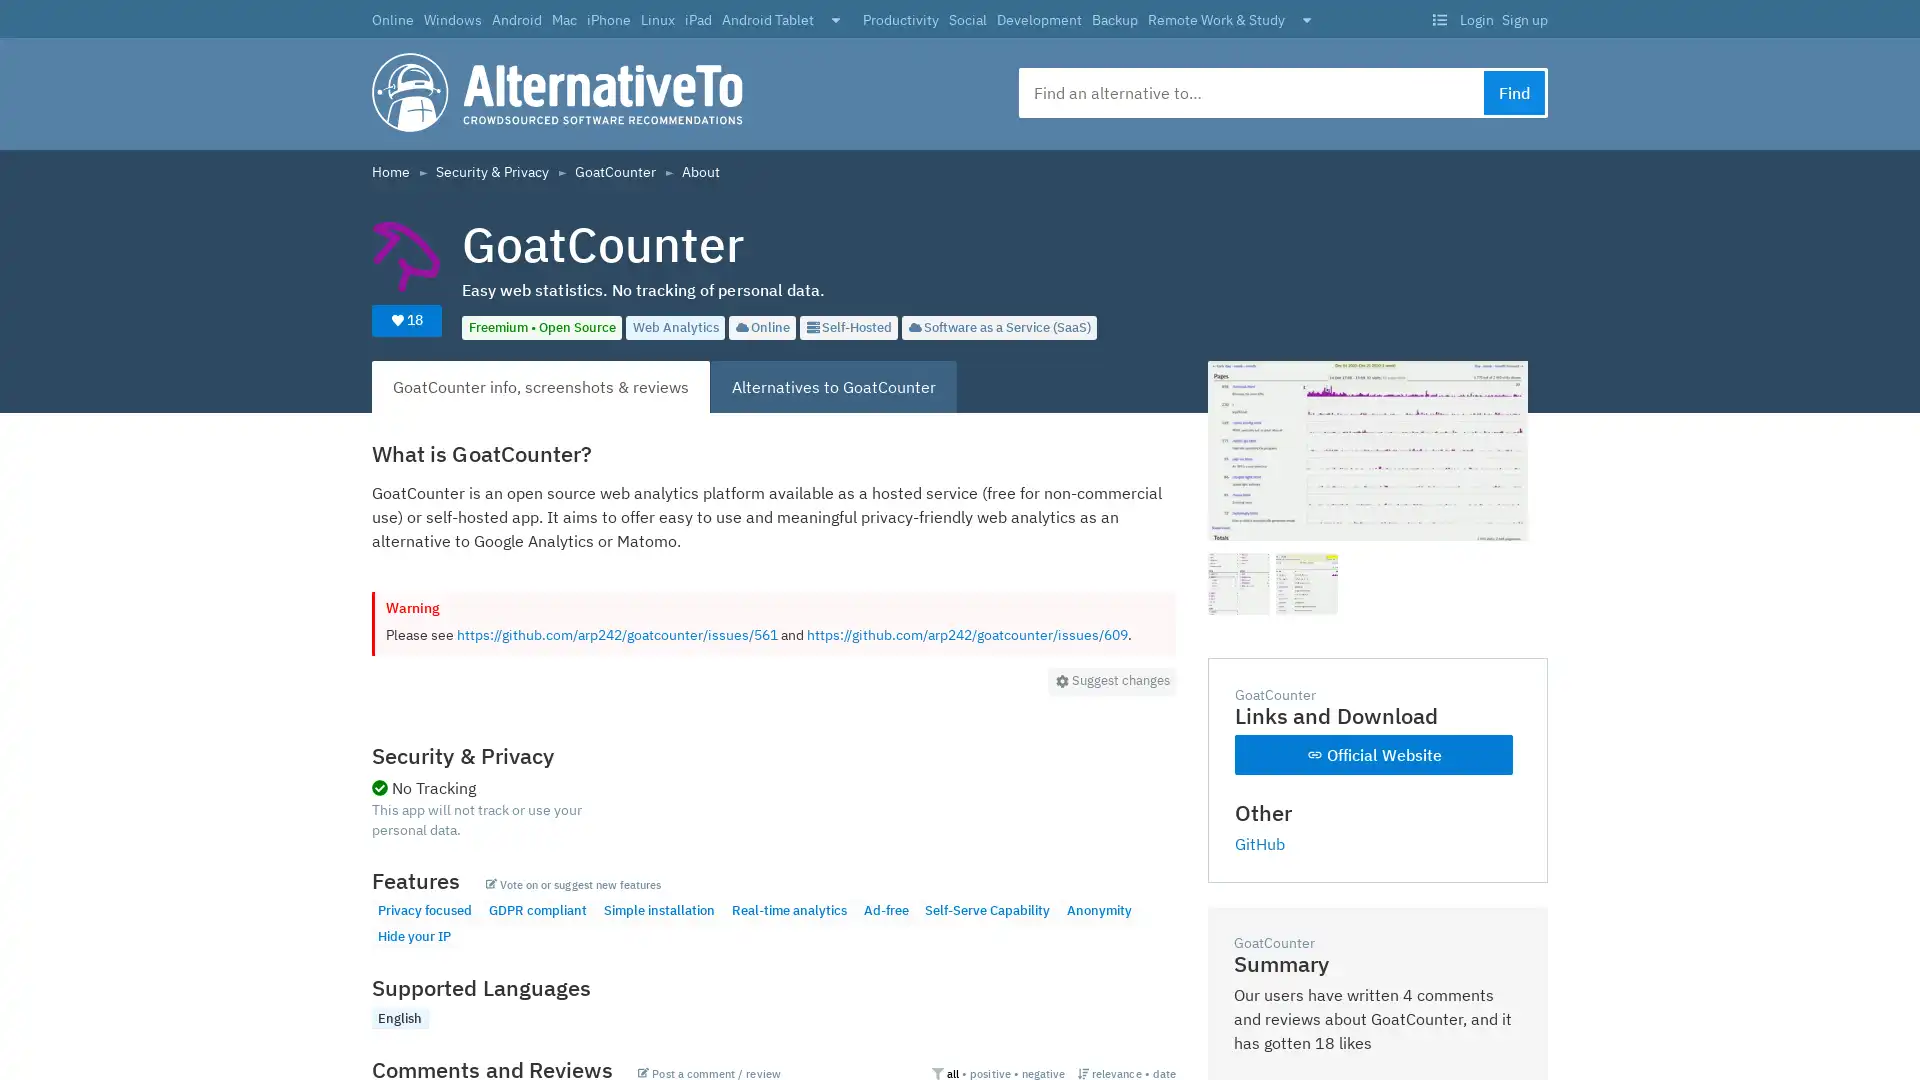 The width and height of the screenshot is (1920, 1080). What do you see at coordinates (1111, 680) in the screenshot?
I see `GoatCounter menu` at bounding box center [1111, 680].